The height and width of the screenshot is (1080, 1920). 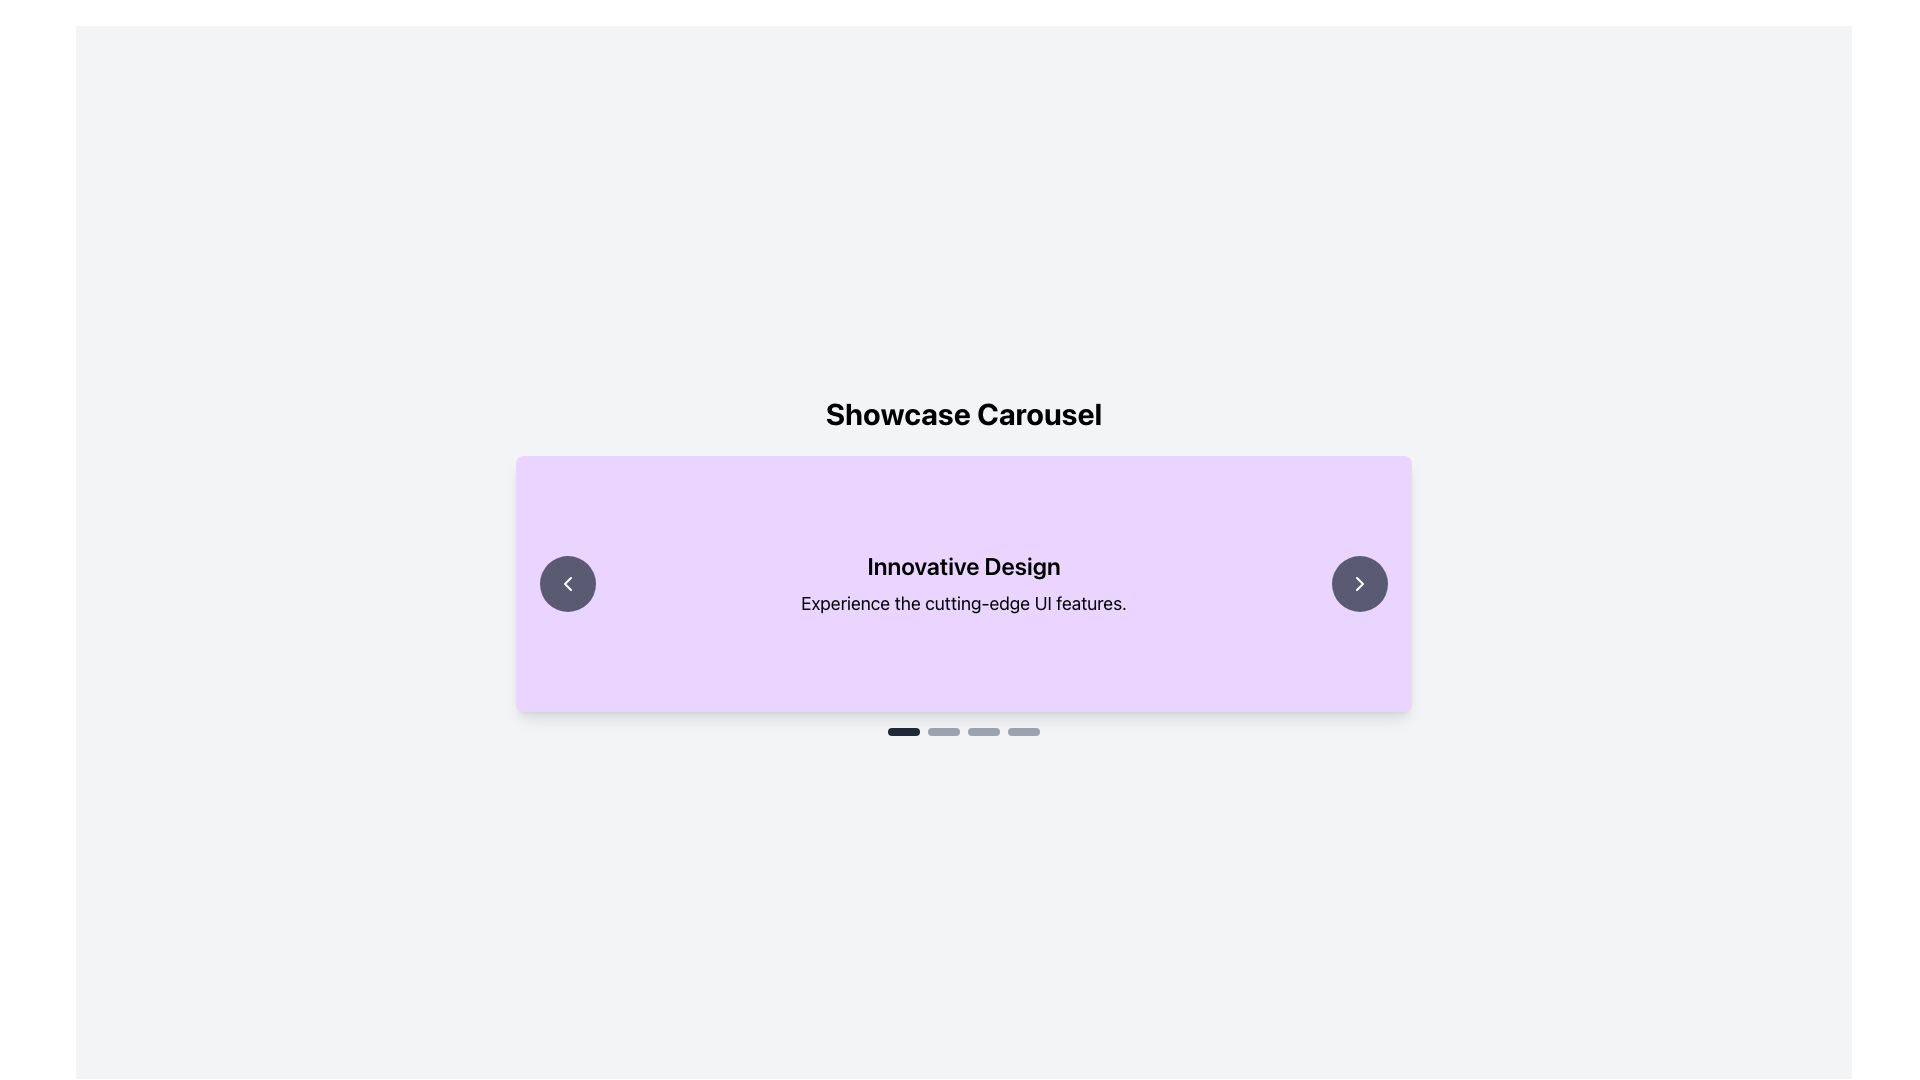 What do you see at coordinates (964, 583) in the screenshot?
I see `text from the descriptive header and subtext located within the upper central section of the purple card, positioned beneath the 'Showcase Carousel' label` at bounding box center [964, 583].